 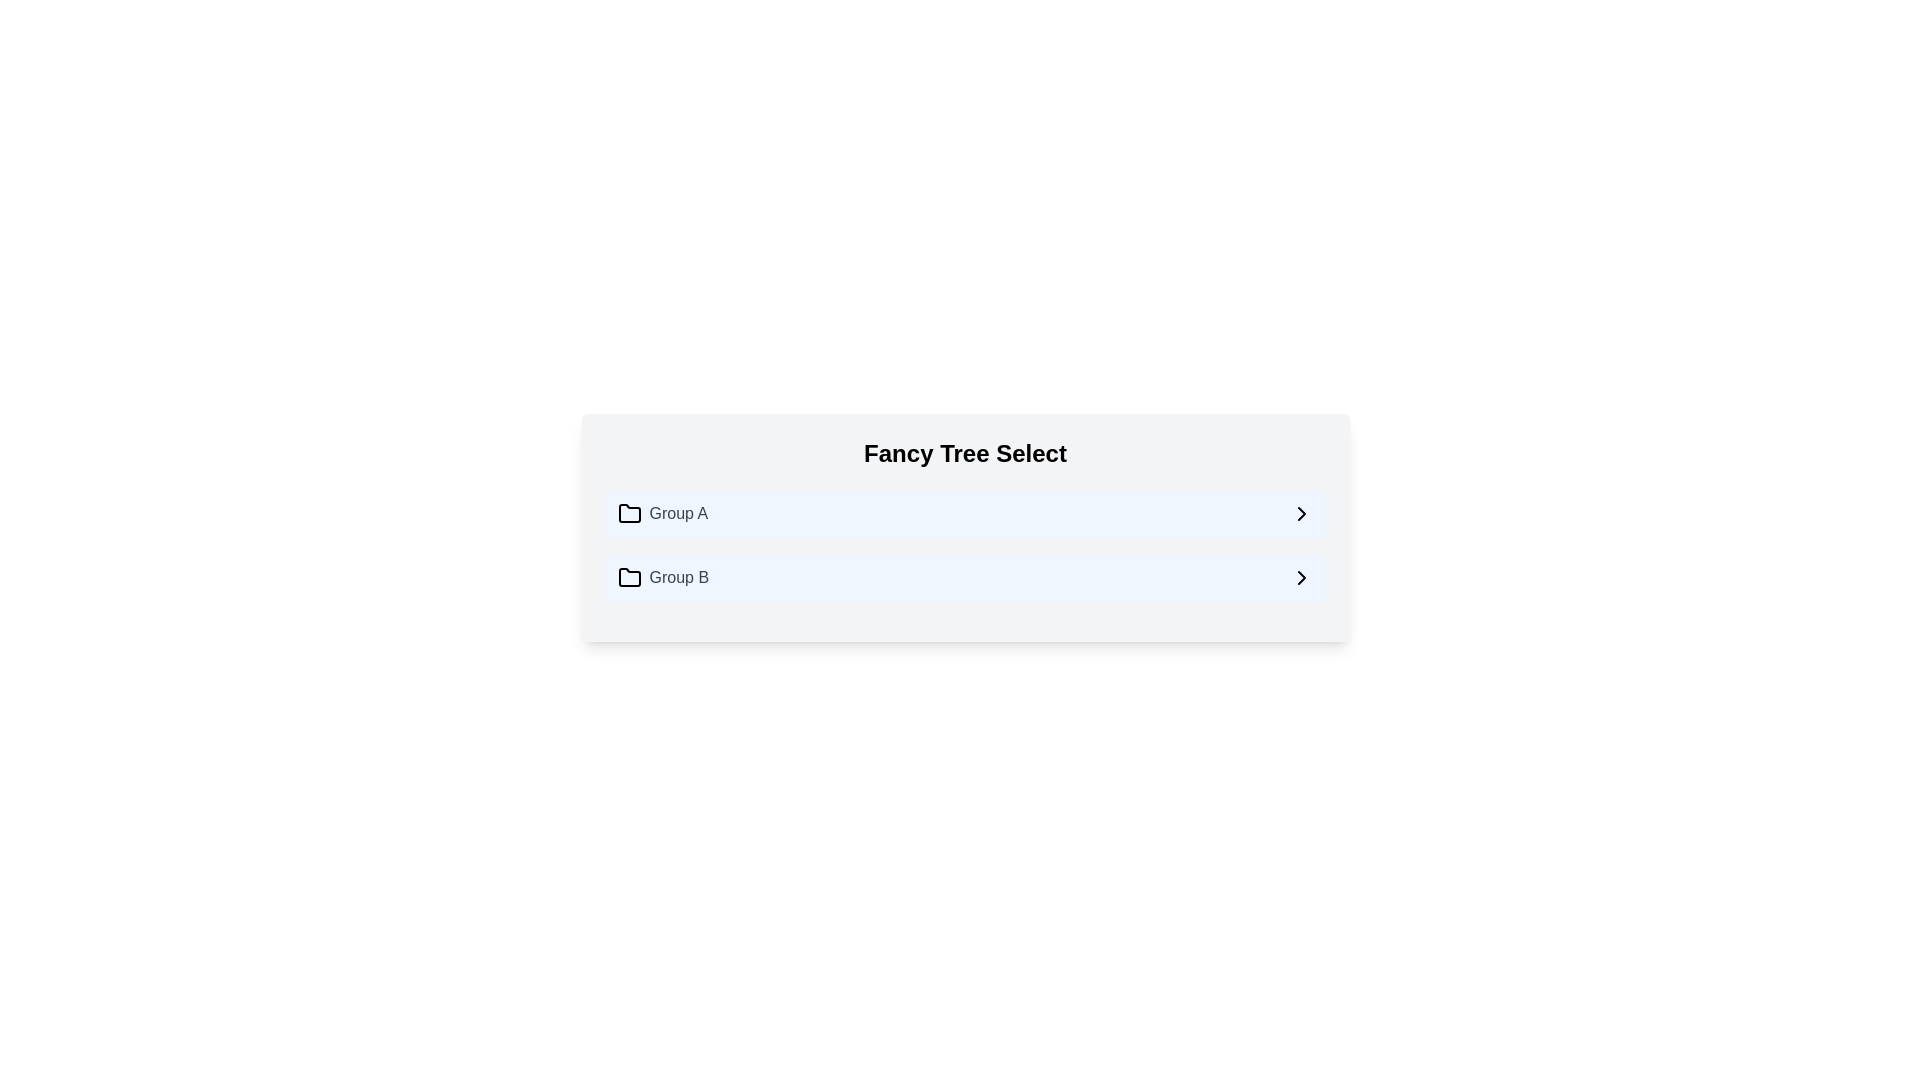 What do you see at coordinates (662, 512) in the screenshot?
I see `the first selectable folder item labeled 'Group A' in the list` at bounding box center [662, 512].